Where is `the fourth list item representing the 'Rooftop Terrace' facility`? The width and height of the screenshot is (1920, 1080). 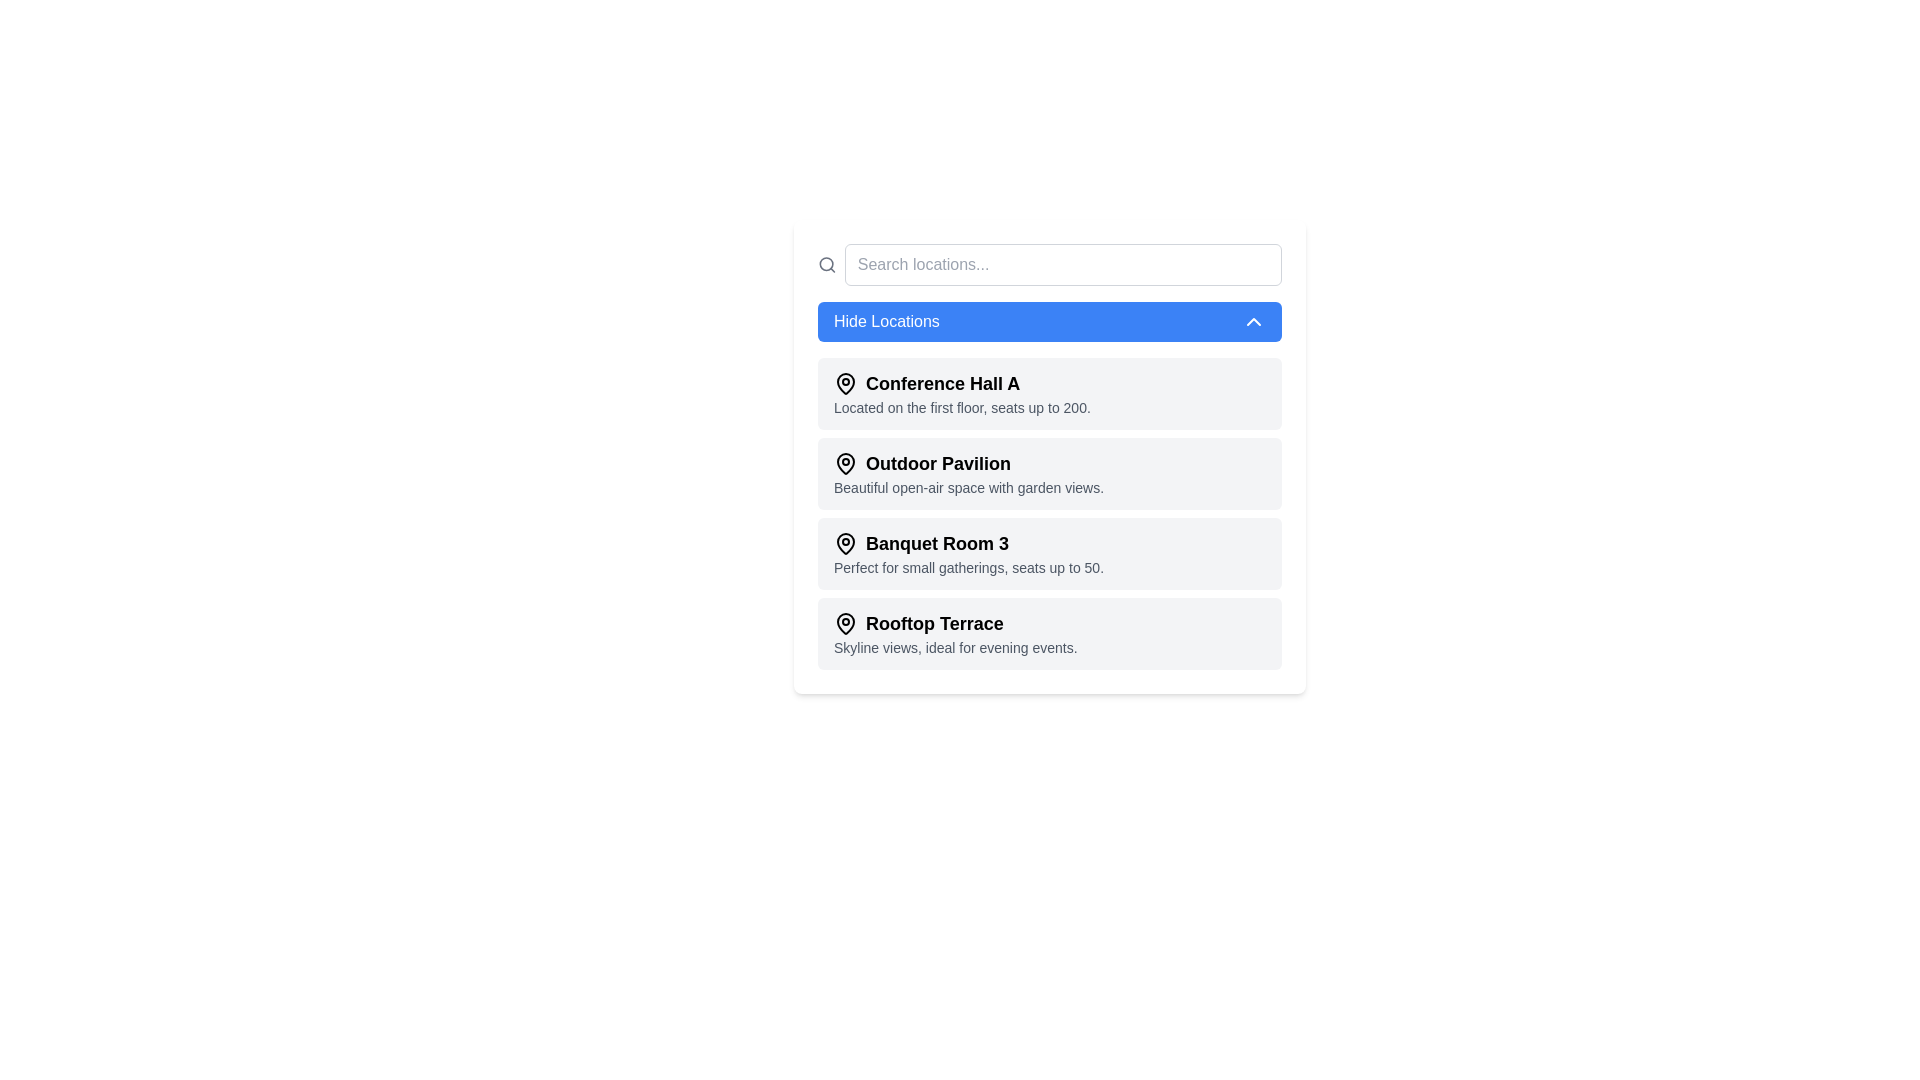 the fourth list item representing the 'Rooftop Terrace' facility is located at coordinates (1049, 633).